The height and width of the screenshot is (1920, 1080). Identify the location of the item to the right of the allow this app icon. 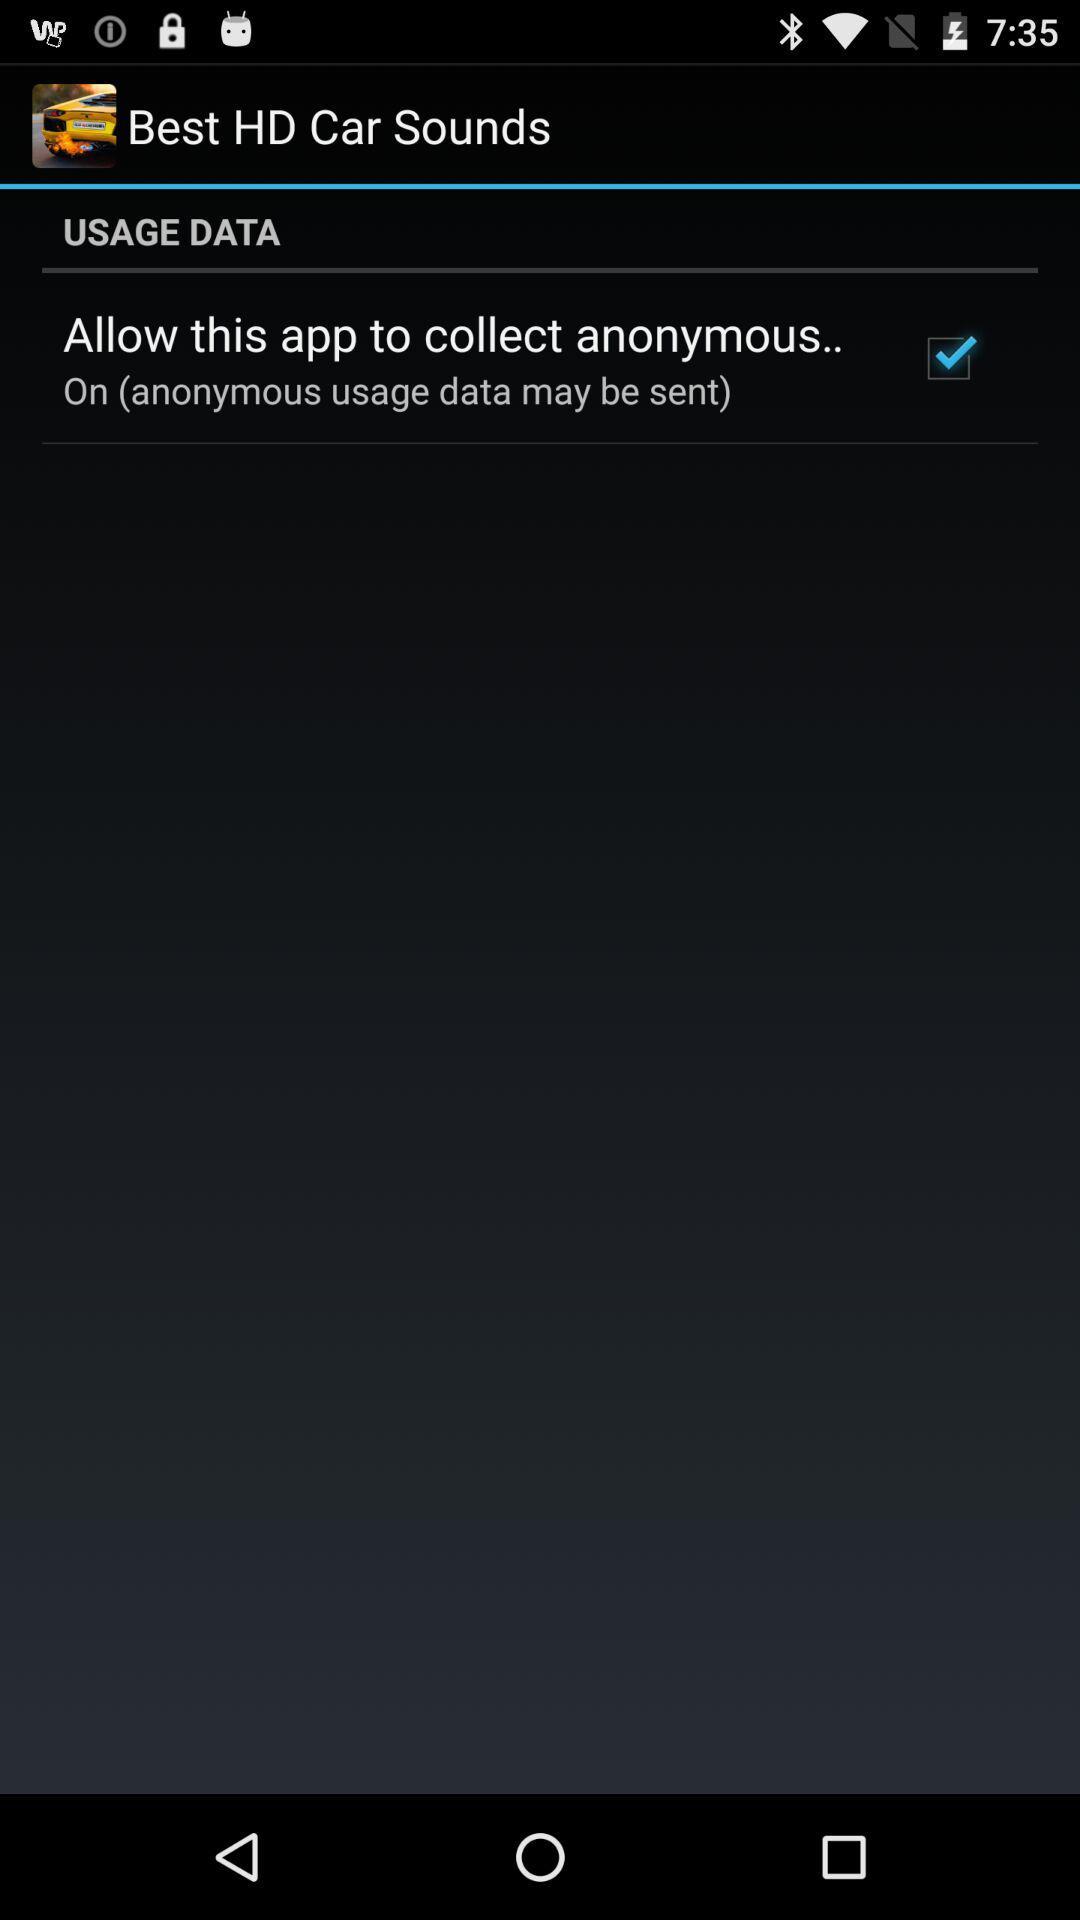
(947, 358).